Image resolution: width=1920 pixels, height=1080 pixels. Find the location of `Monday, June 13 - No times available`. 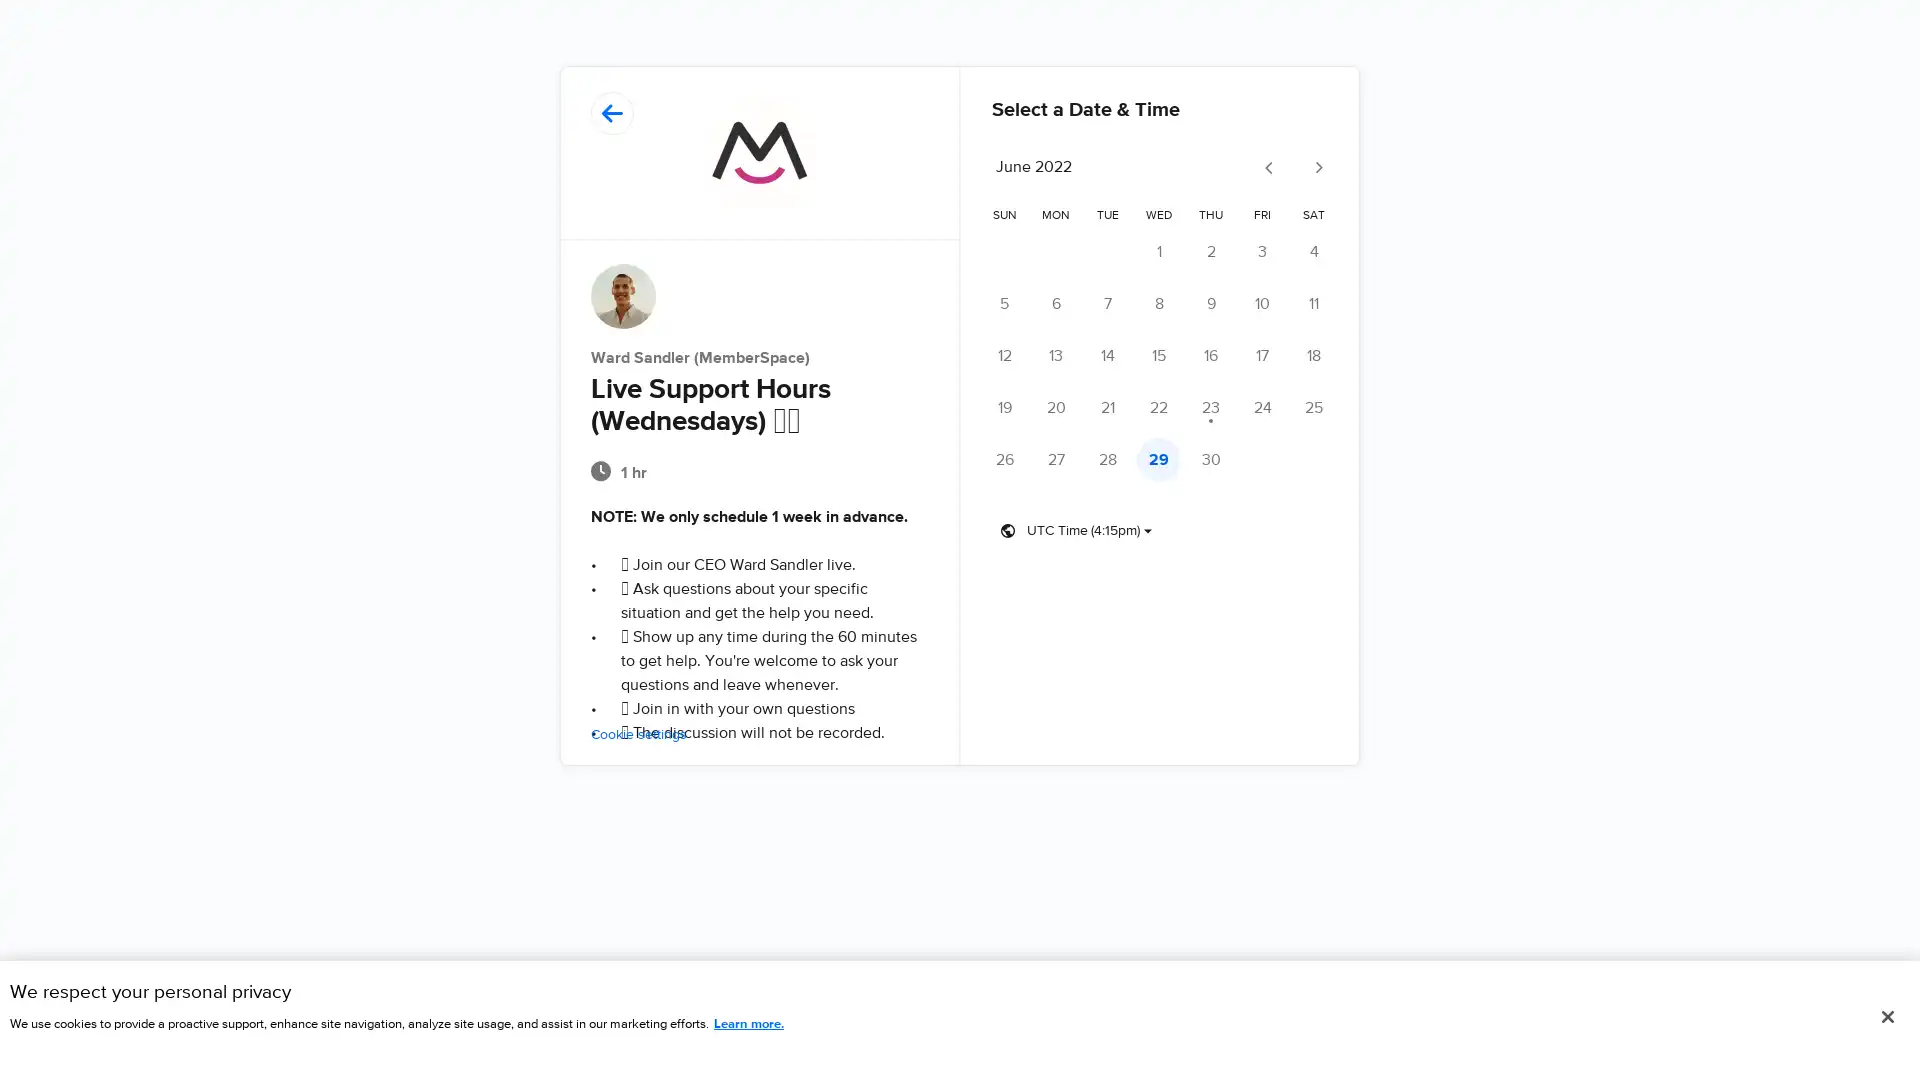

Monday, June 13 - No times available is located at coordinates (1055, 354).